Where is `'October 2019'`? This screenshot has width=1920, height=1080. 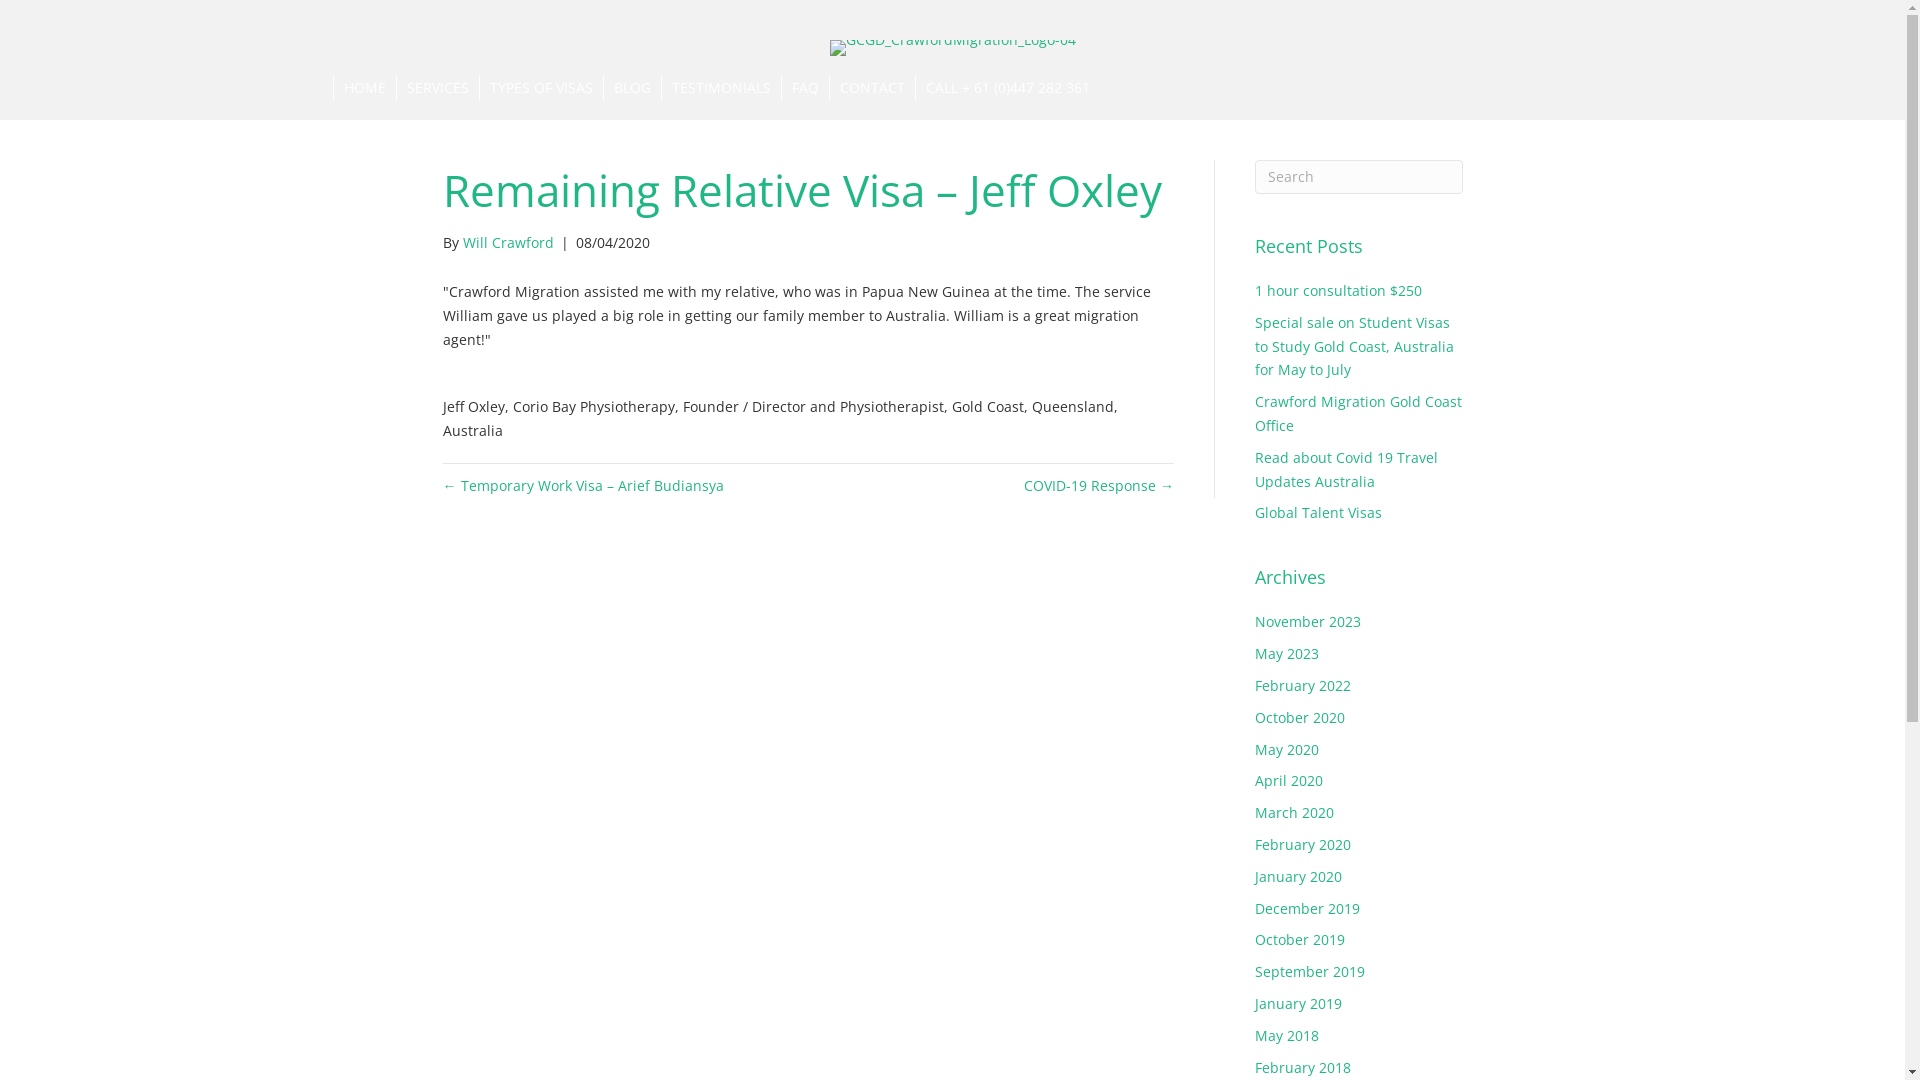 'October 2019' is located at coordinates (1300, 939).